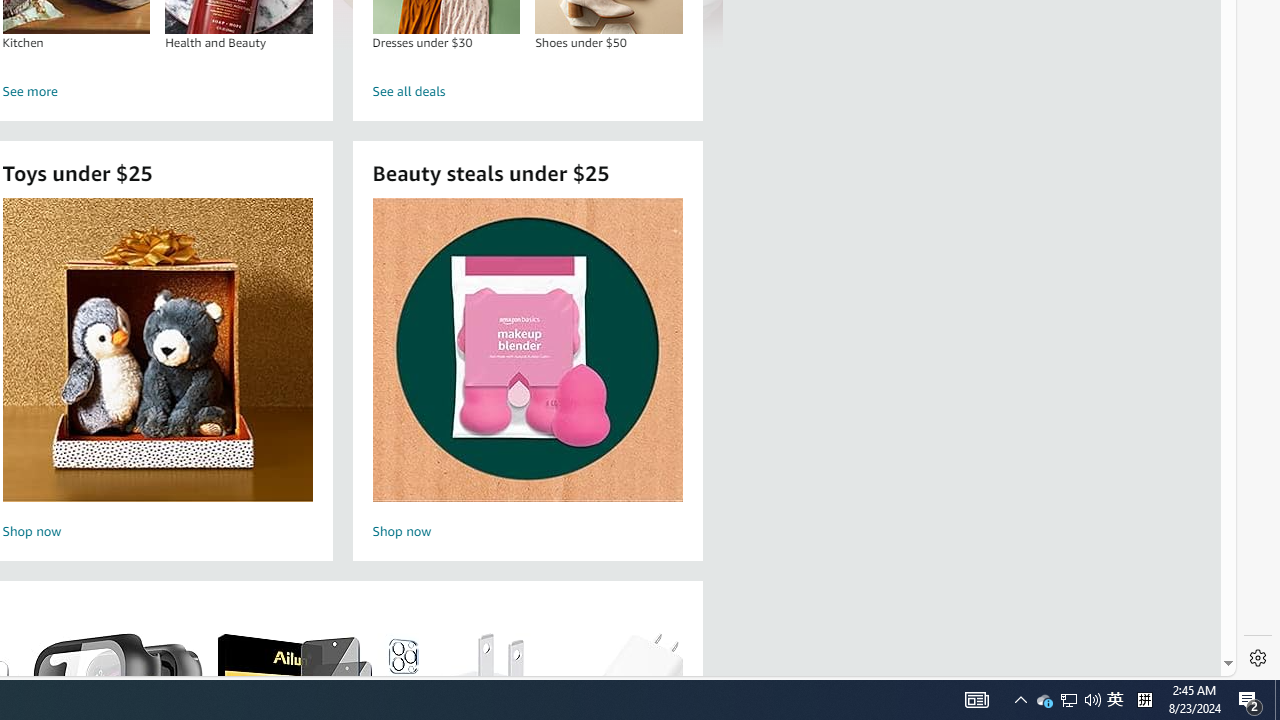 The width and height of the screenshot is (1280, 720). I want to click on 'See all deals', so click(528, 92).